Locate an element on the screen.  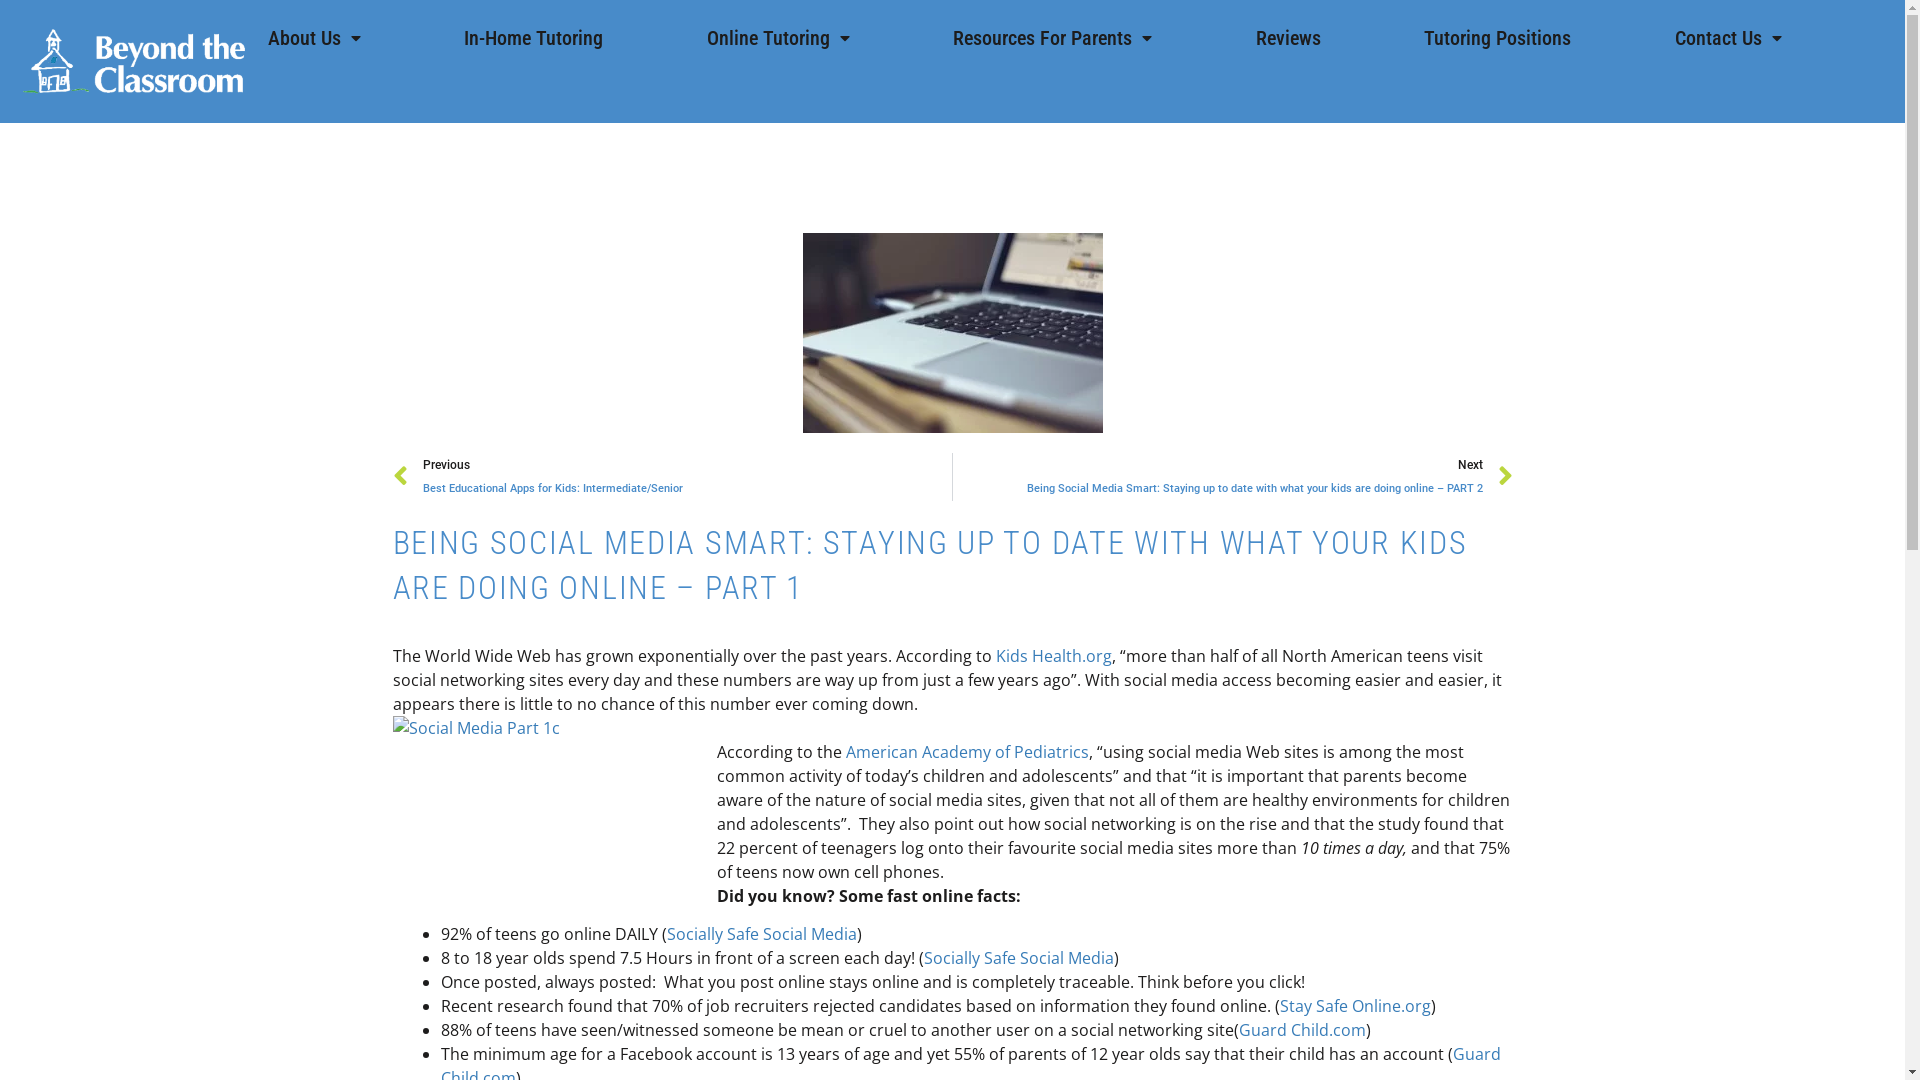
'About Us' is located at coordinates (313, 38).